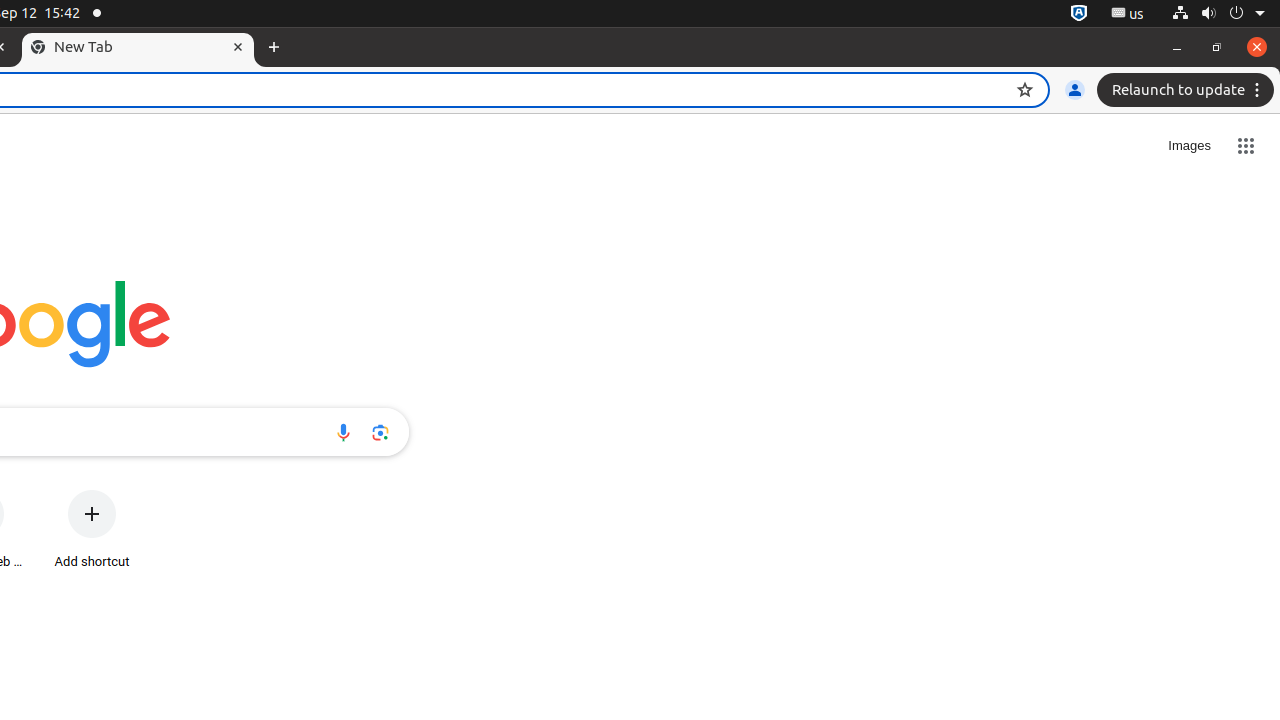 This screenshot has height=720, width=1280. Describe the element at coordinates (380, 431) in the screenshot. I see `'Search by image'` at that location.